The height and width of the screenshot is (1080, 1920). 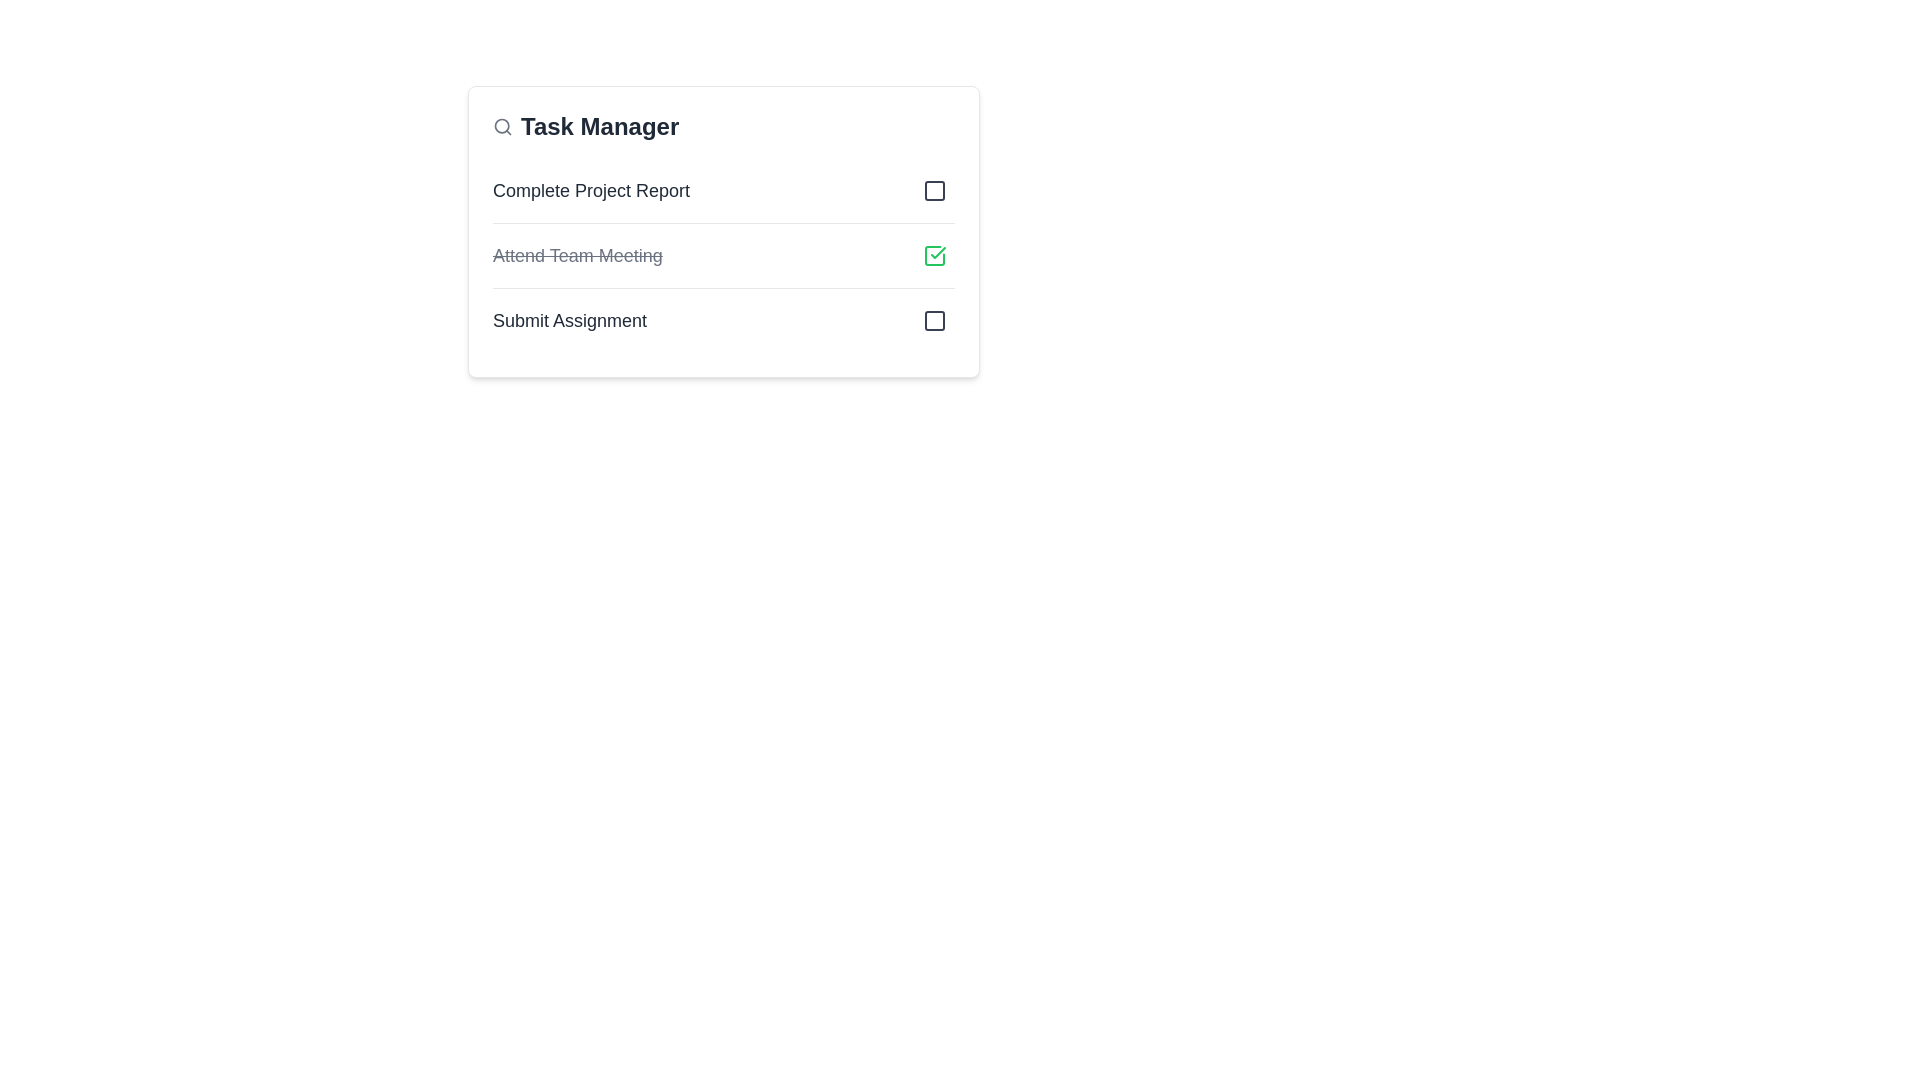 What do you see at coordinates (934, 254) in the screenshot?
I see `the completion icon for the task 'Attend Team Meeting', which indicates that the task has been marked as done or acknowledged` at bounding box center [934, 254].